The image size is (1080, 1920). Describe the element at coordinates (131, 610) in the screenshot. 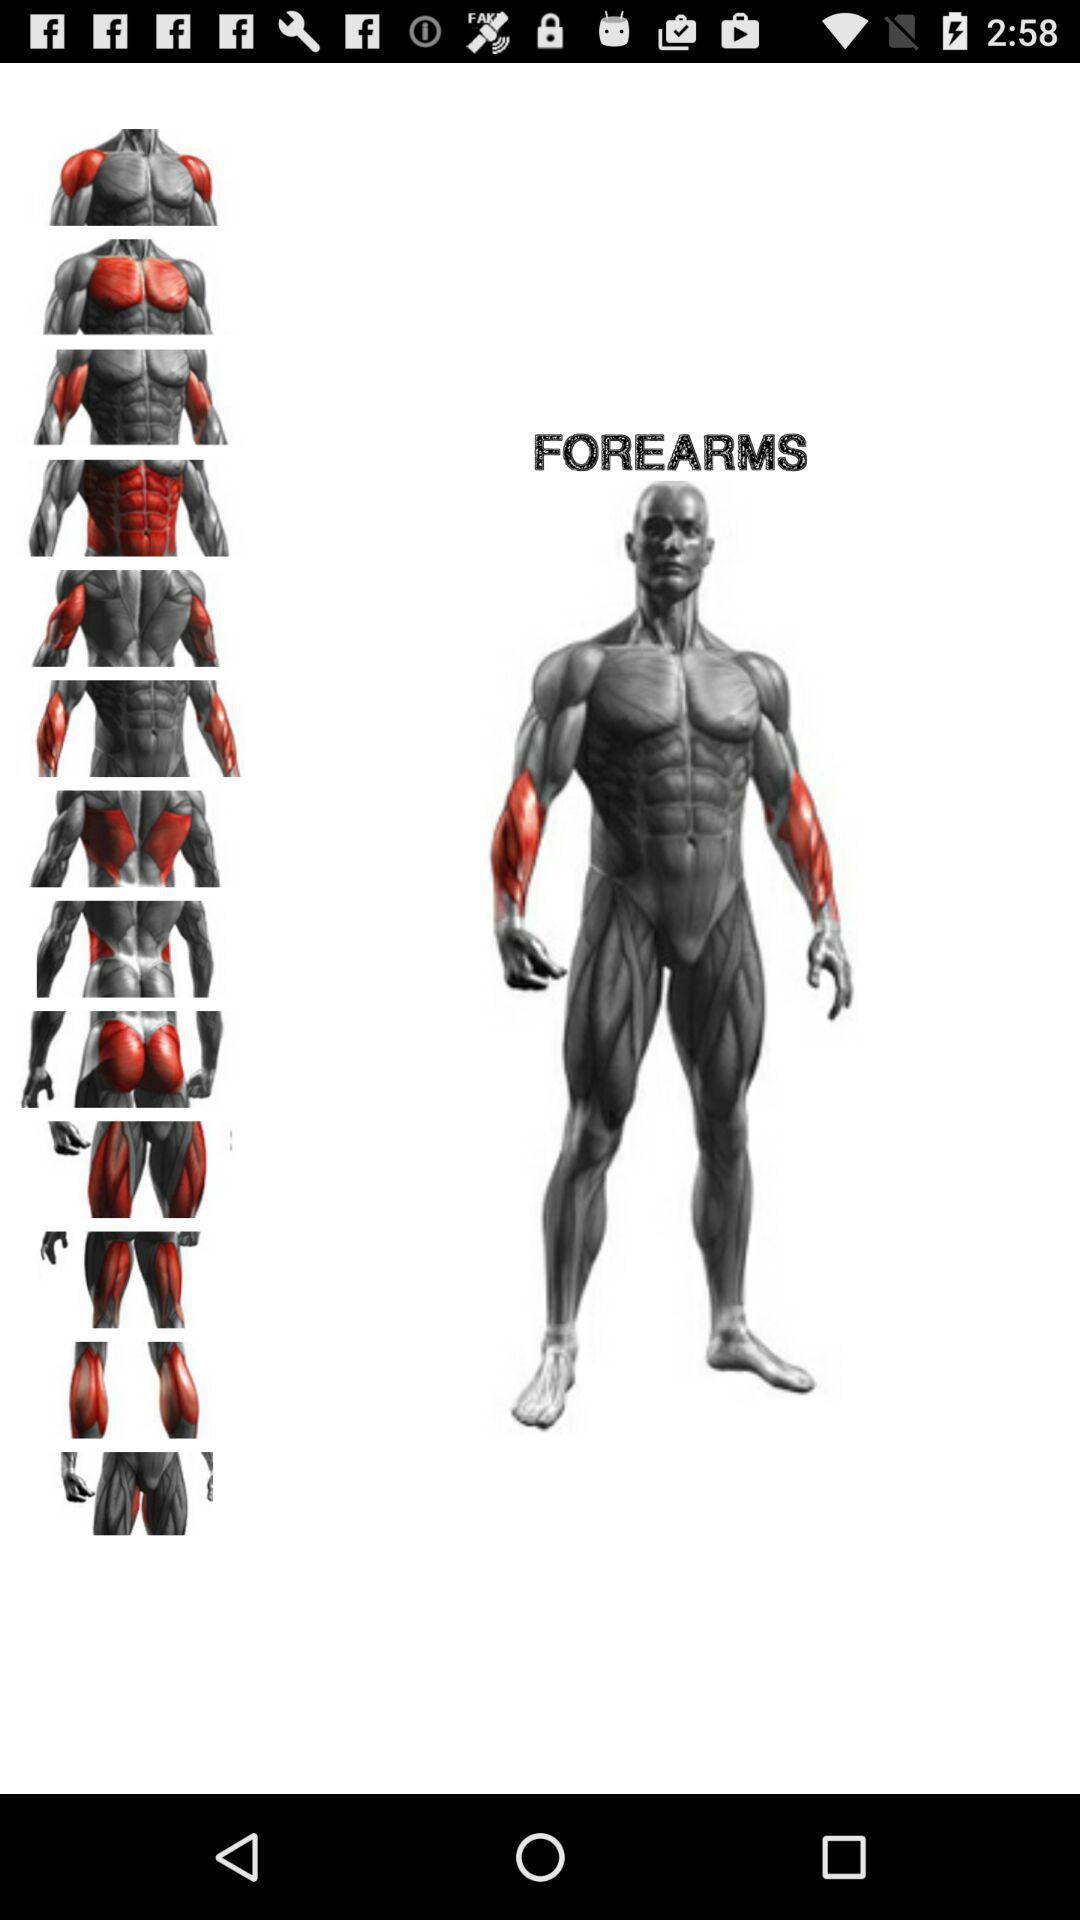

I see `tricep muscles` at that location.